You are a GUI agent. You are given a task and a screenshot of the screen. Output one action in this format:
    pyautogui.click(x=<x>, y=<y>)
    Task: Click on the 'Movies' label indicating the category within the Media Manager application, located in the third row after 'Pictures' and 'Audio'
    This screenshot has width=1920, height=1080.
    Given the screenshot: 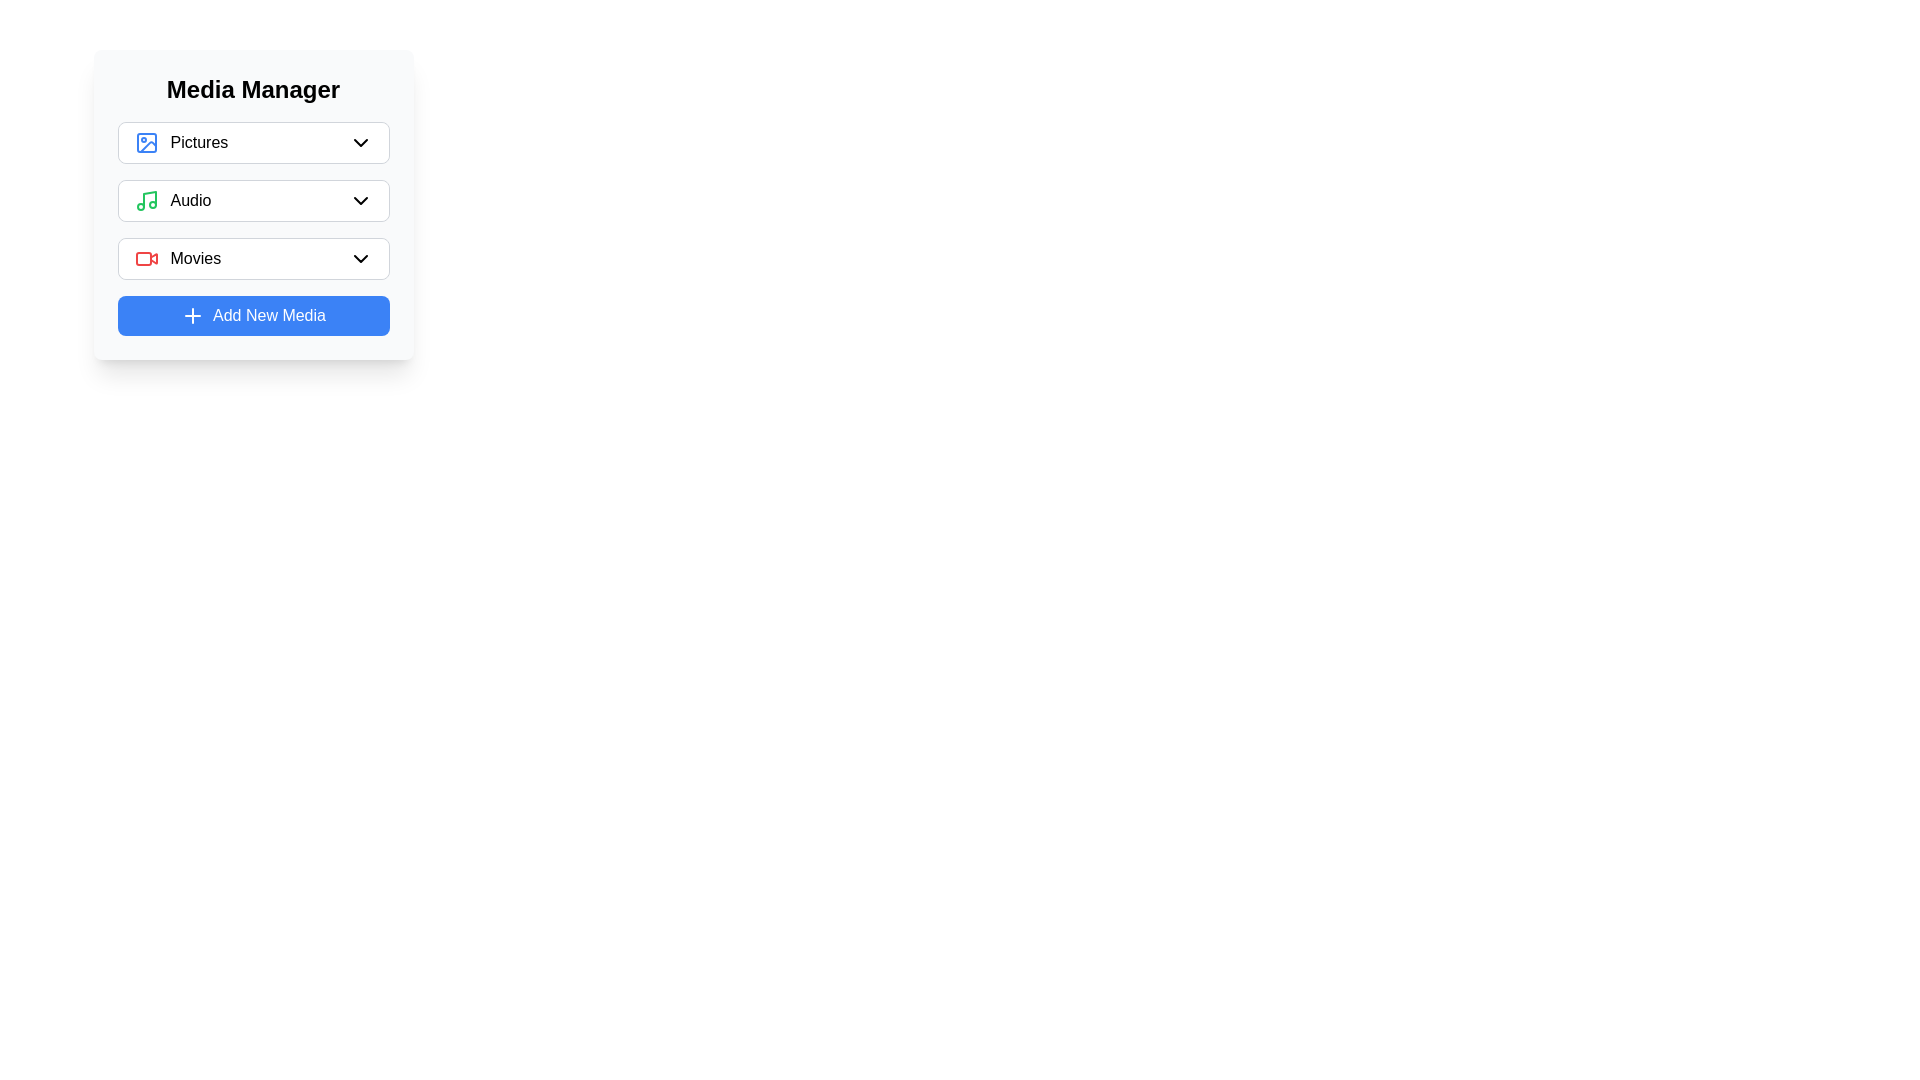 What is the action you would take?
    pyautogui.click(x=177, y=257)
    